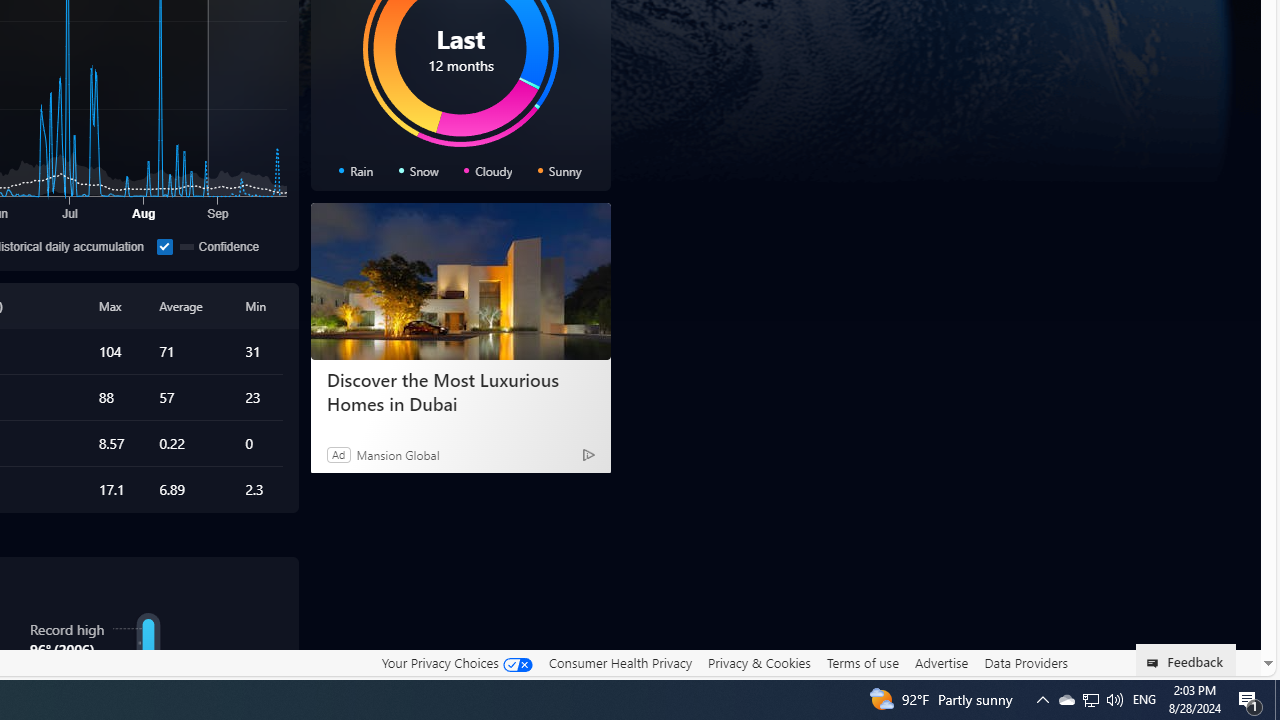 This screenshot has height=720, width=1280. What do you see at coordinates (1025, 663) in the screenshot?
I see `'Data Providers'` at bounding box center [1025, 663].